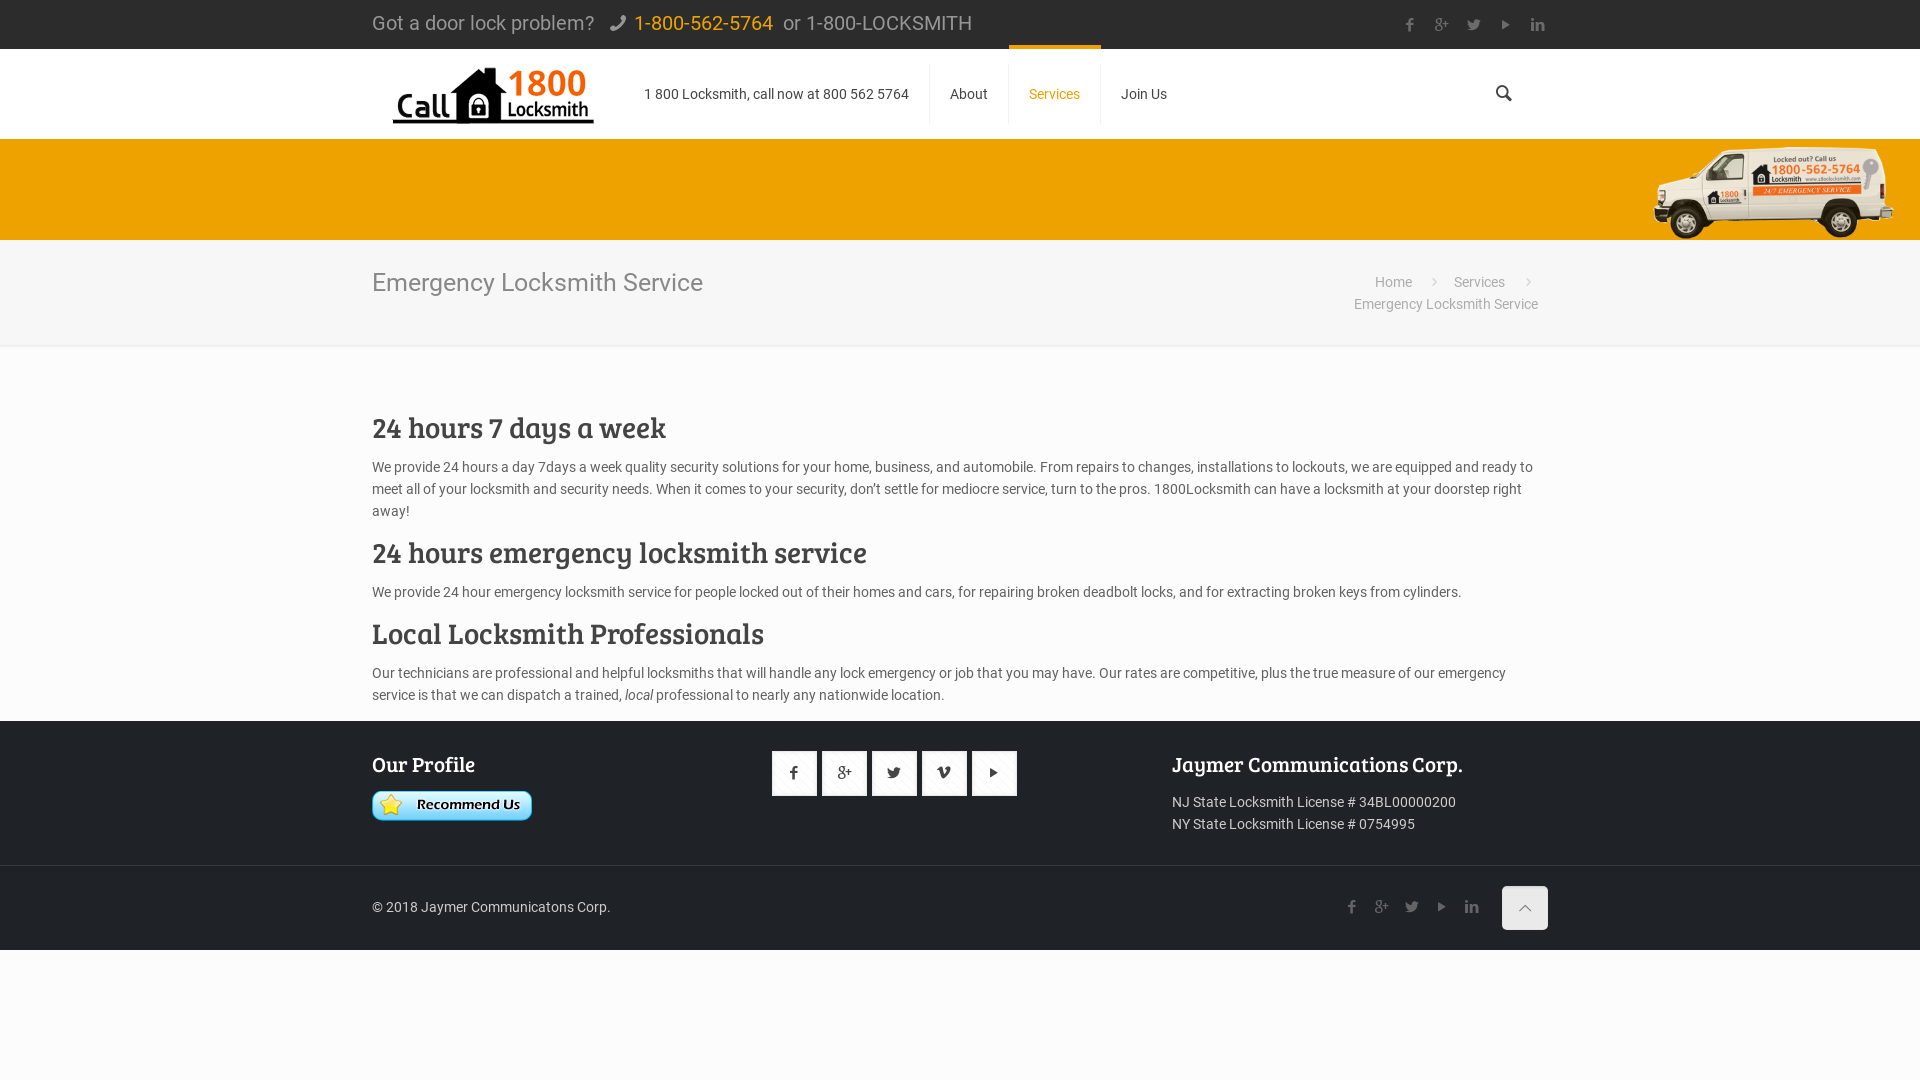 The image size is (1920, 1080). I want to click on 'Home', so click(1392, 281).